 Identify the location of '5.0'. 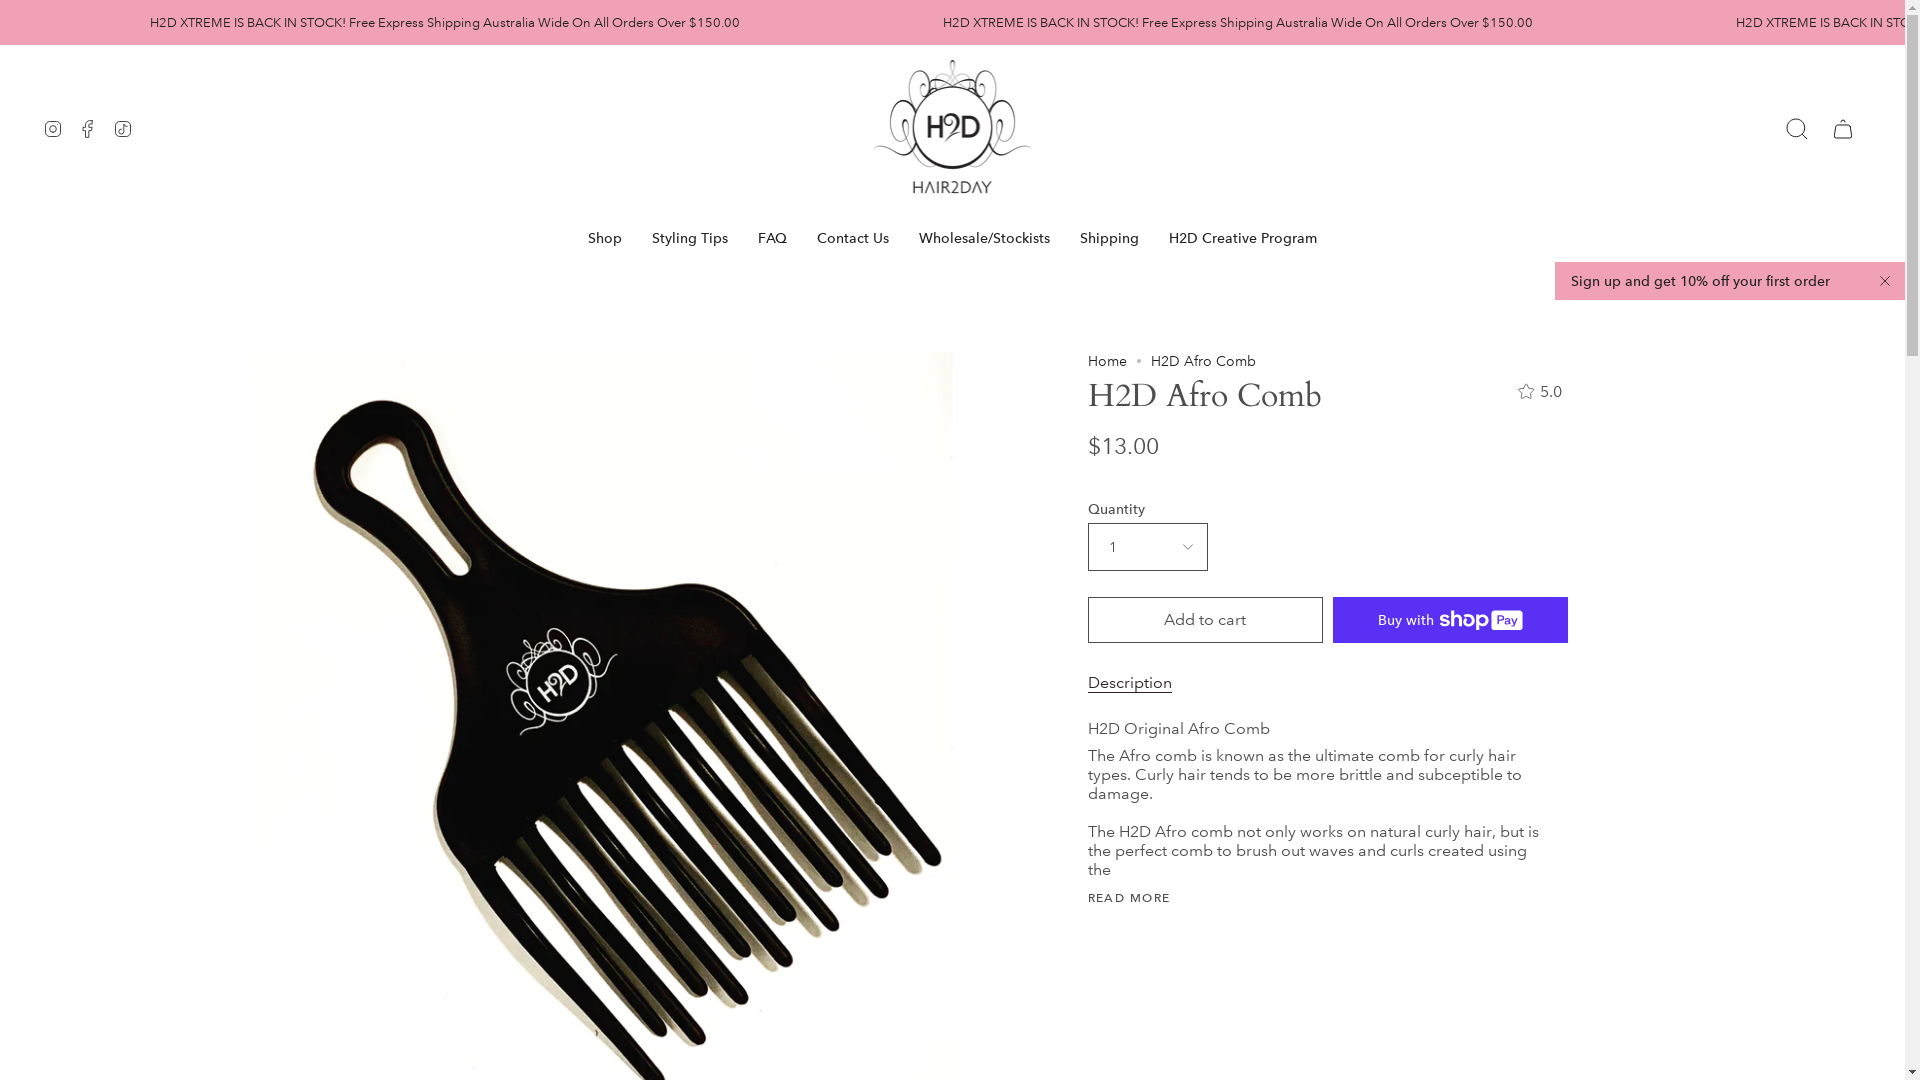
(1535, 391).